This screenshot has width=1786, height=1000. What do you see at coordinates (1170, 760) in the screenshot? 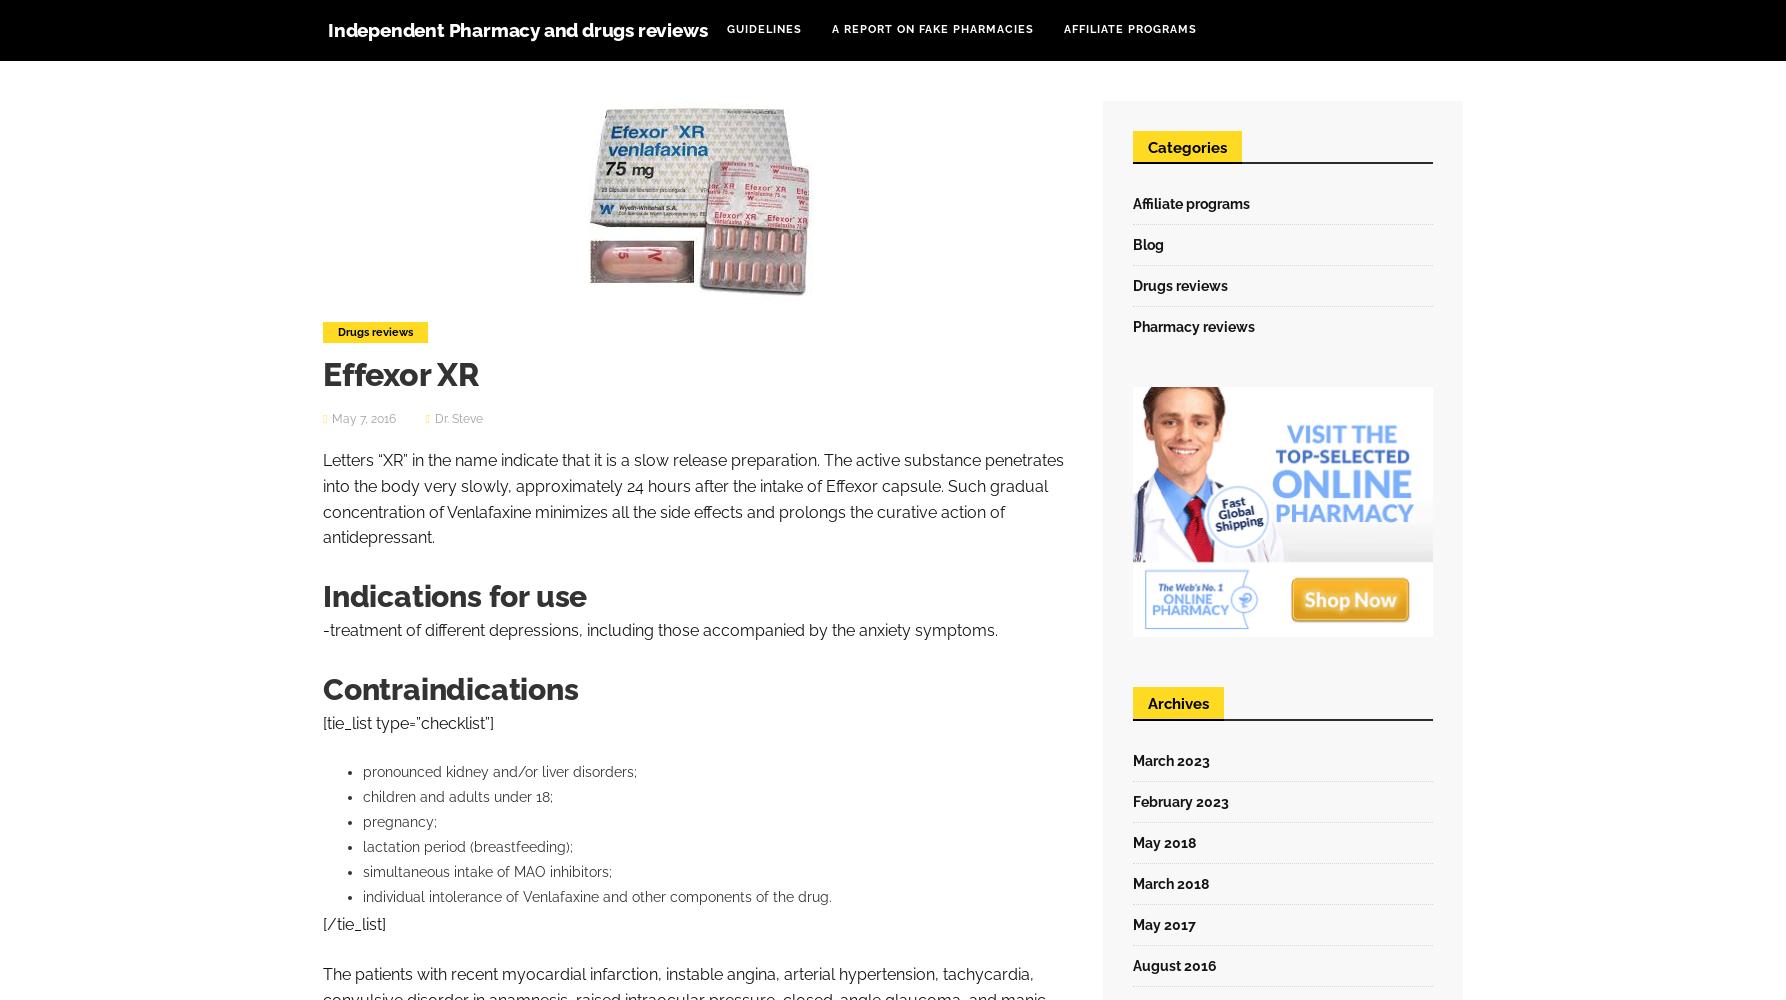
I see `'March 2023'` at bounding box center [1170, 760].